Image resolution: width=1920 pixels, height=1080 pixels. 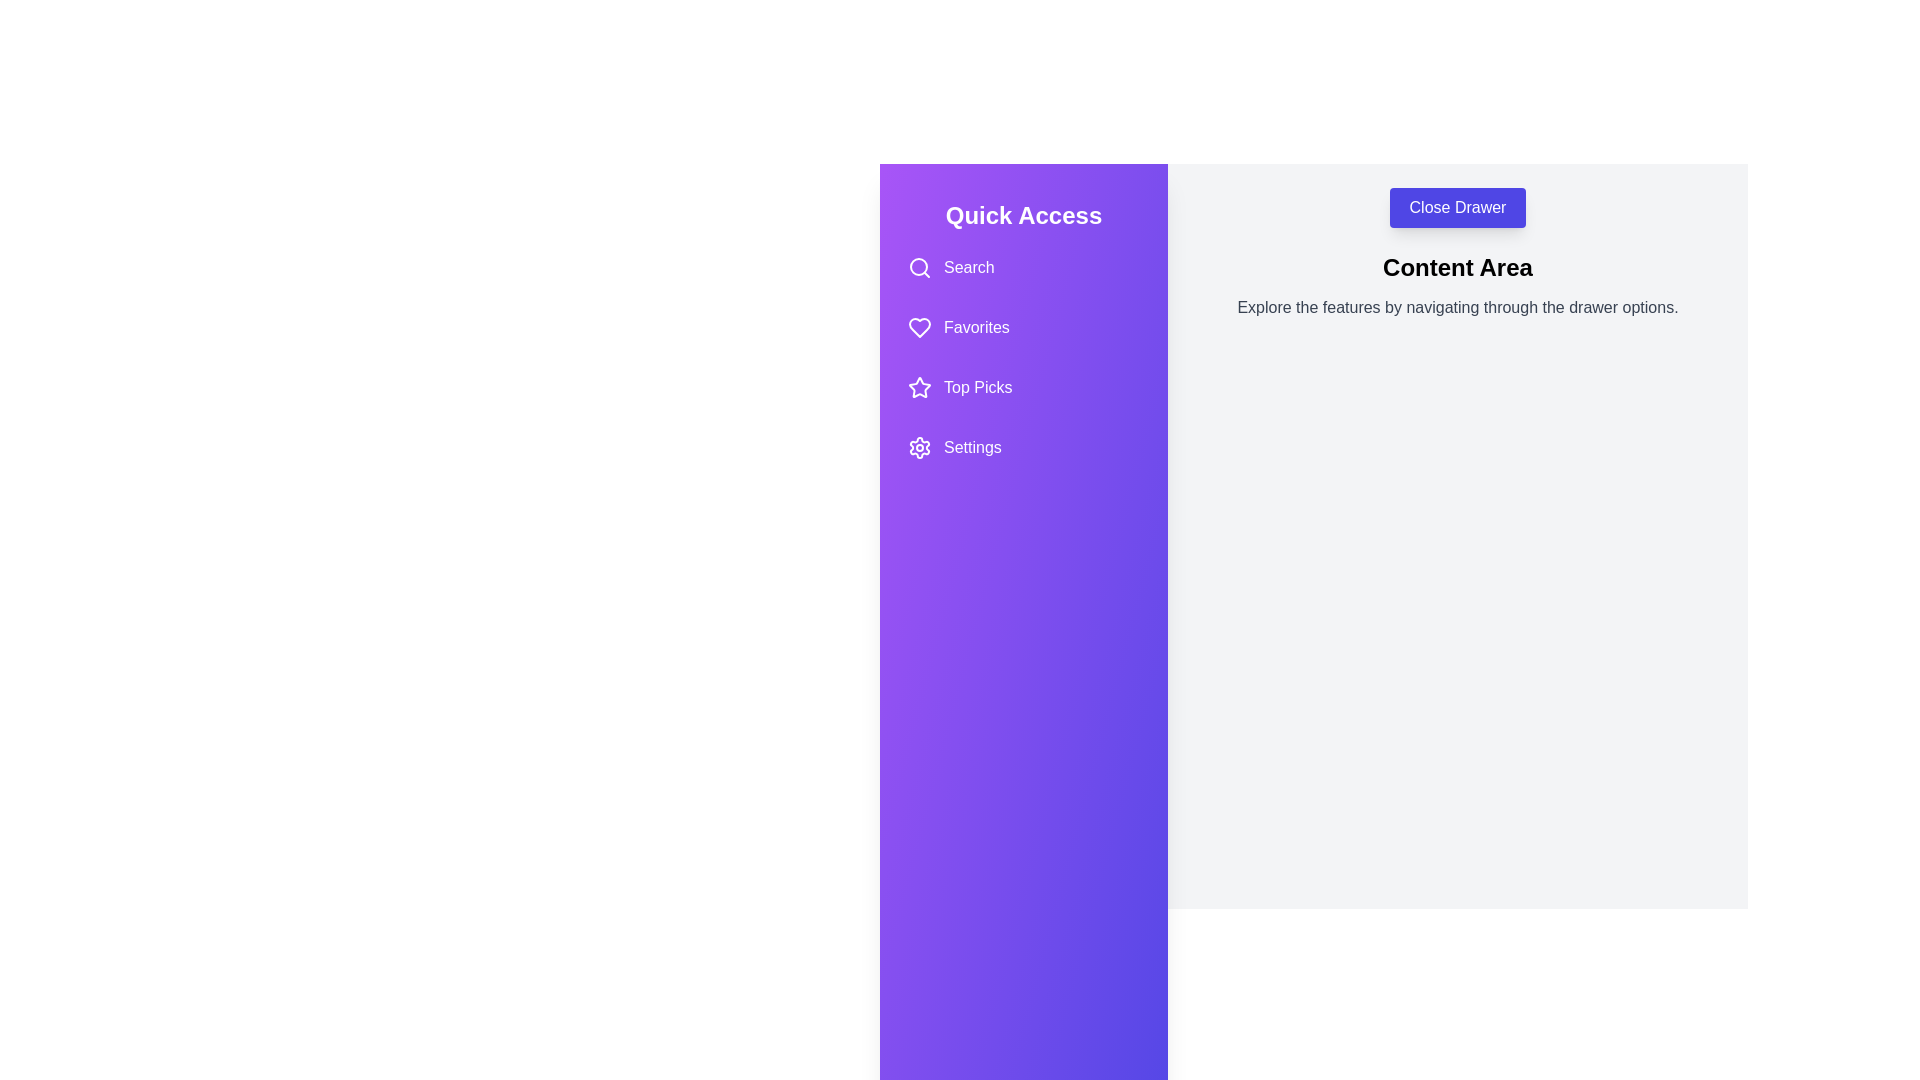 I want to click on the 'Close Drawer' button to close the drawer and reveal more of the content area, so click(x=1458, y=208).